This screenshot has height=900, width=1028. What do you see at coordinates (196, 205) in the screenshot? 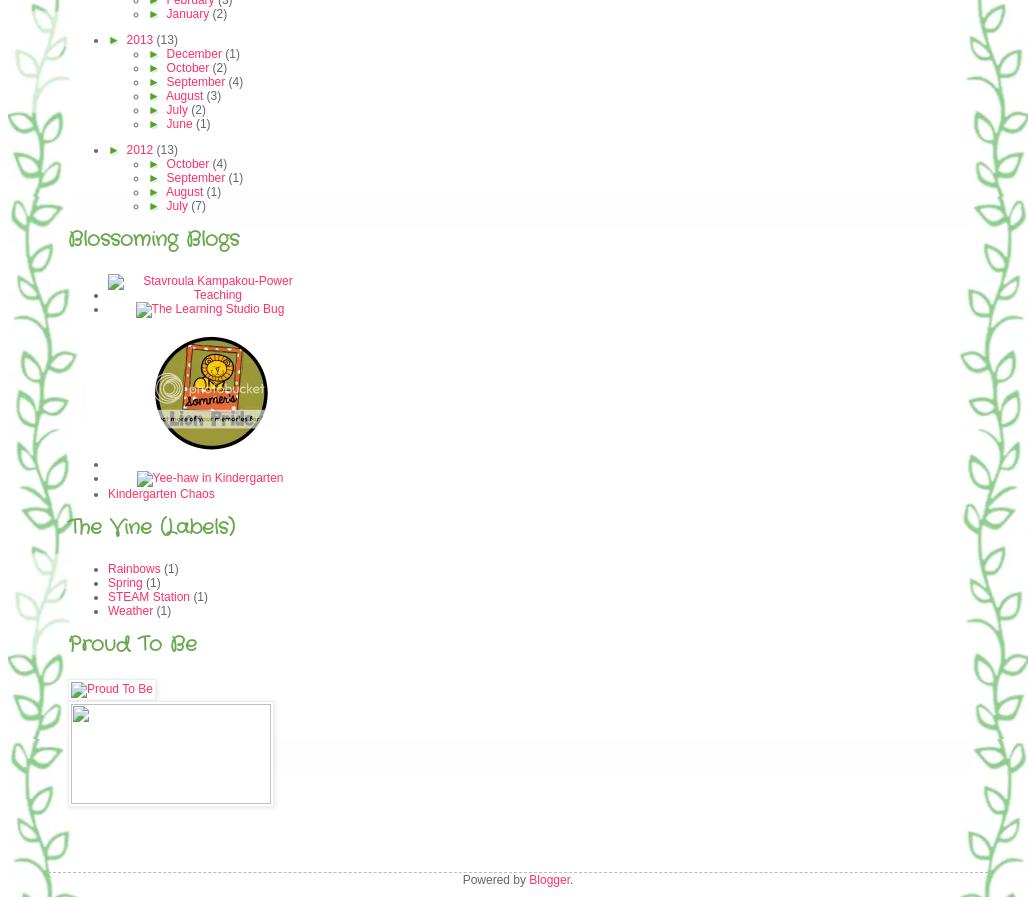
I see `'(7)'` at bounding box center [196, 205].